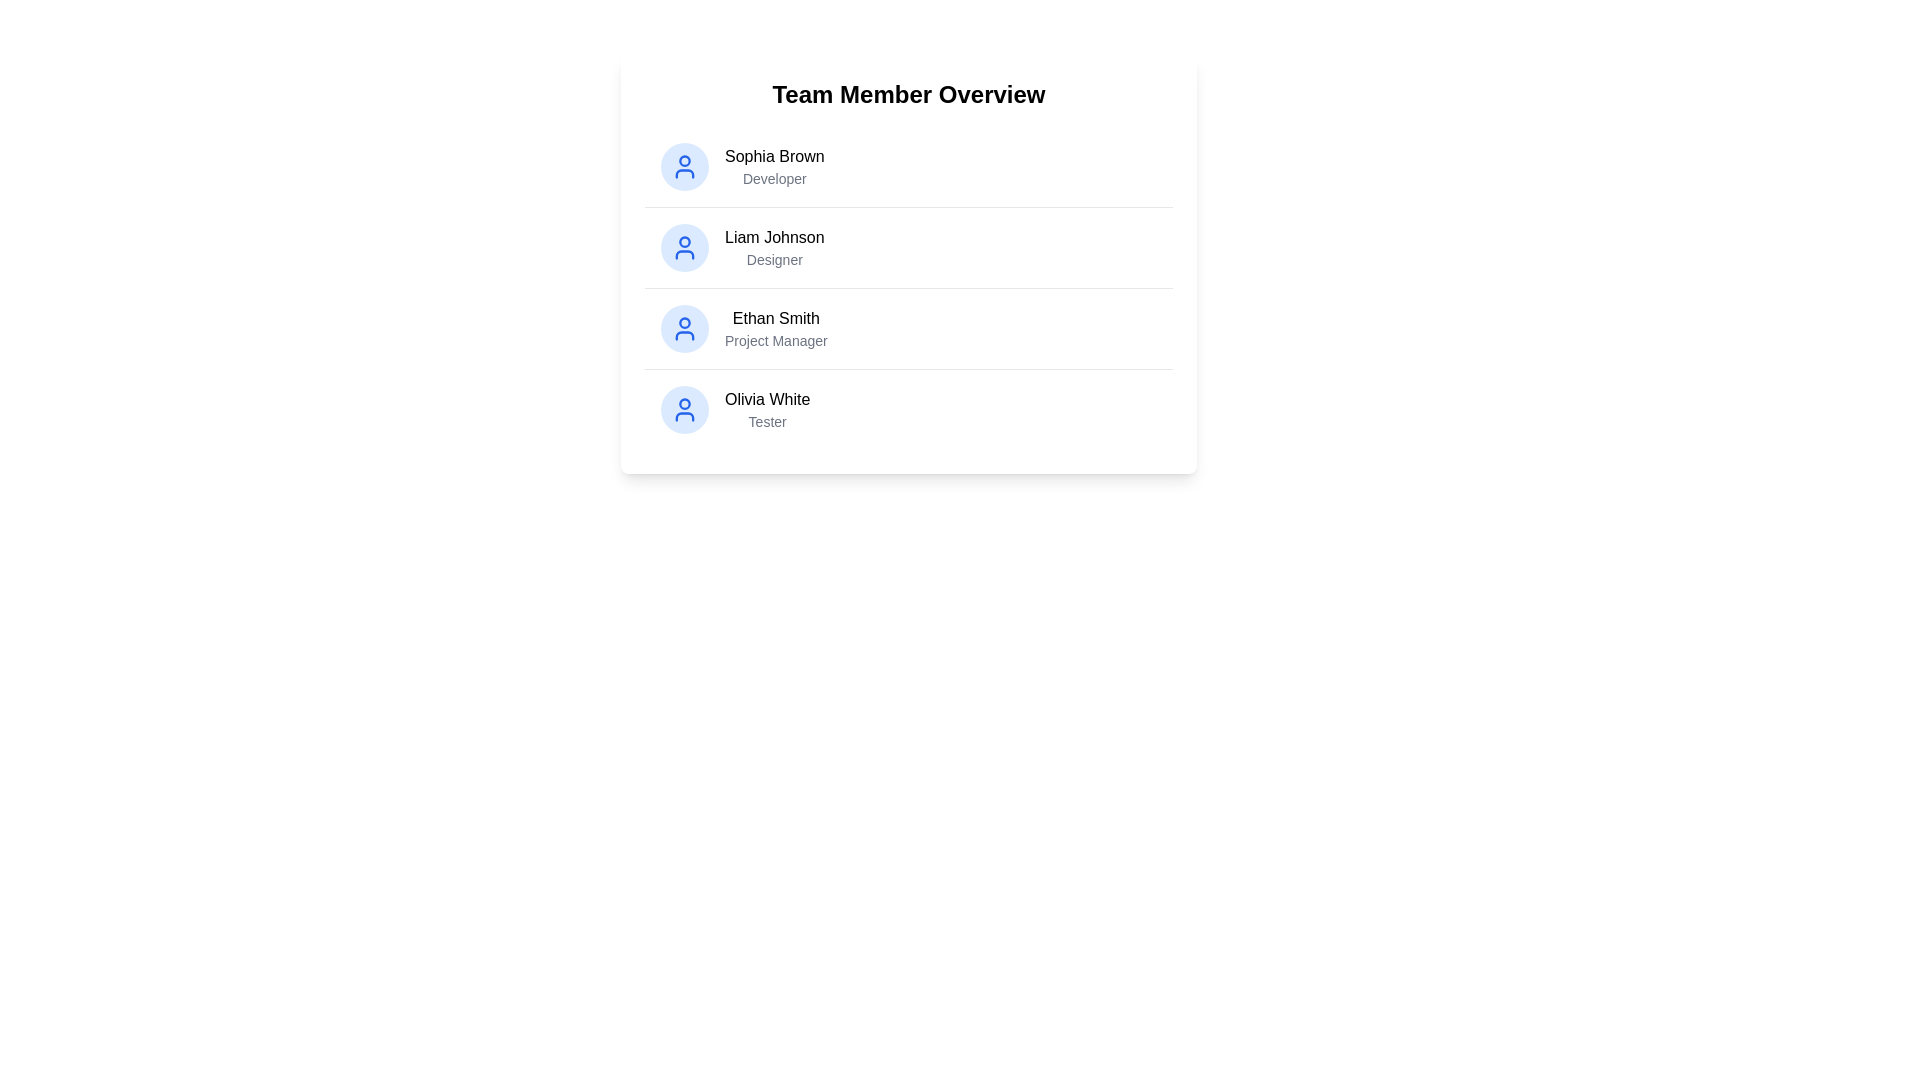 The height and width of the screenshot is (1080, 1920). I want to click on the static text label displaying 'Project Manager', which is styled in a small gray font and located beneath the bold name 'Ethan Smith' in the team members list, so click(775, 339).